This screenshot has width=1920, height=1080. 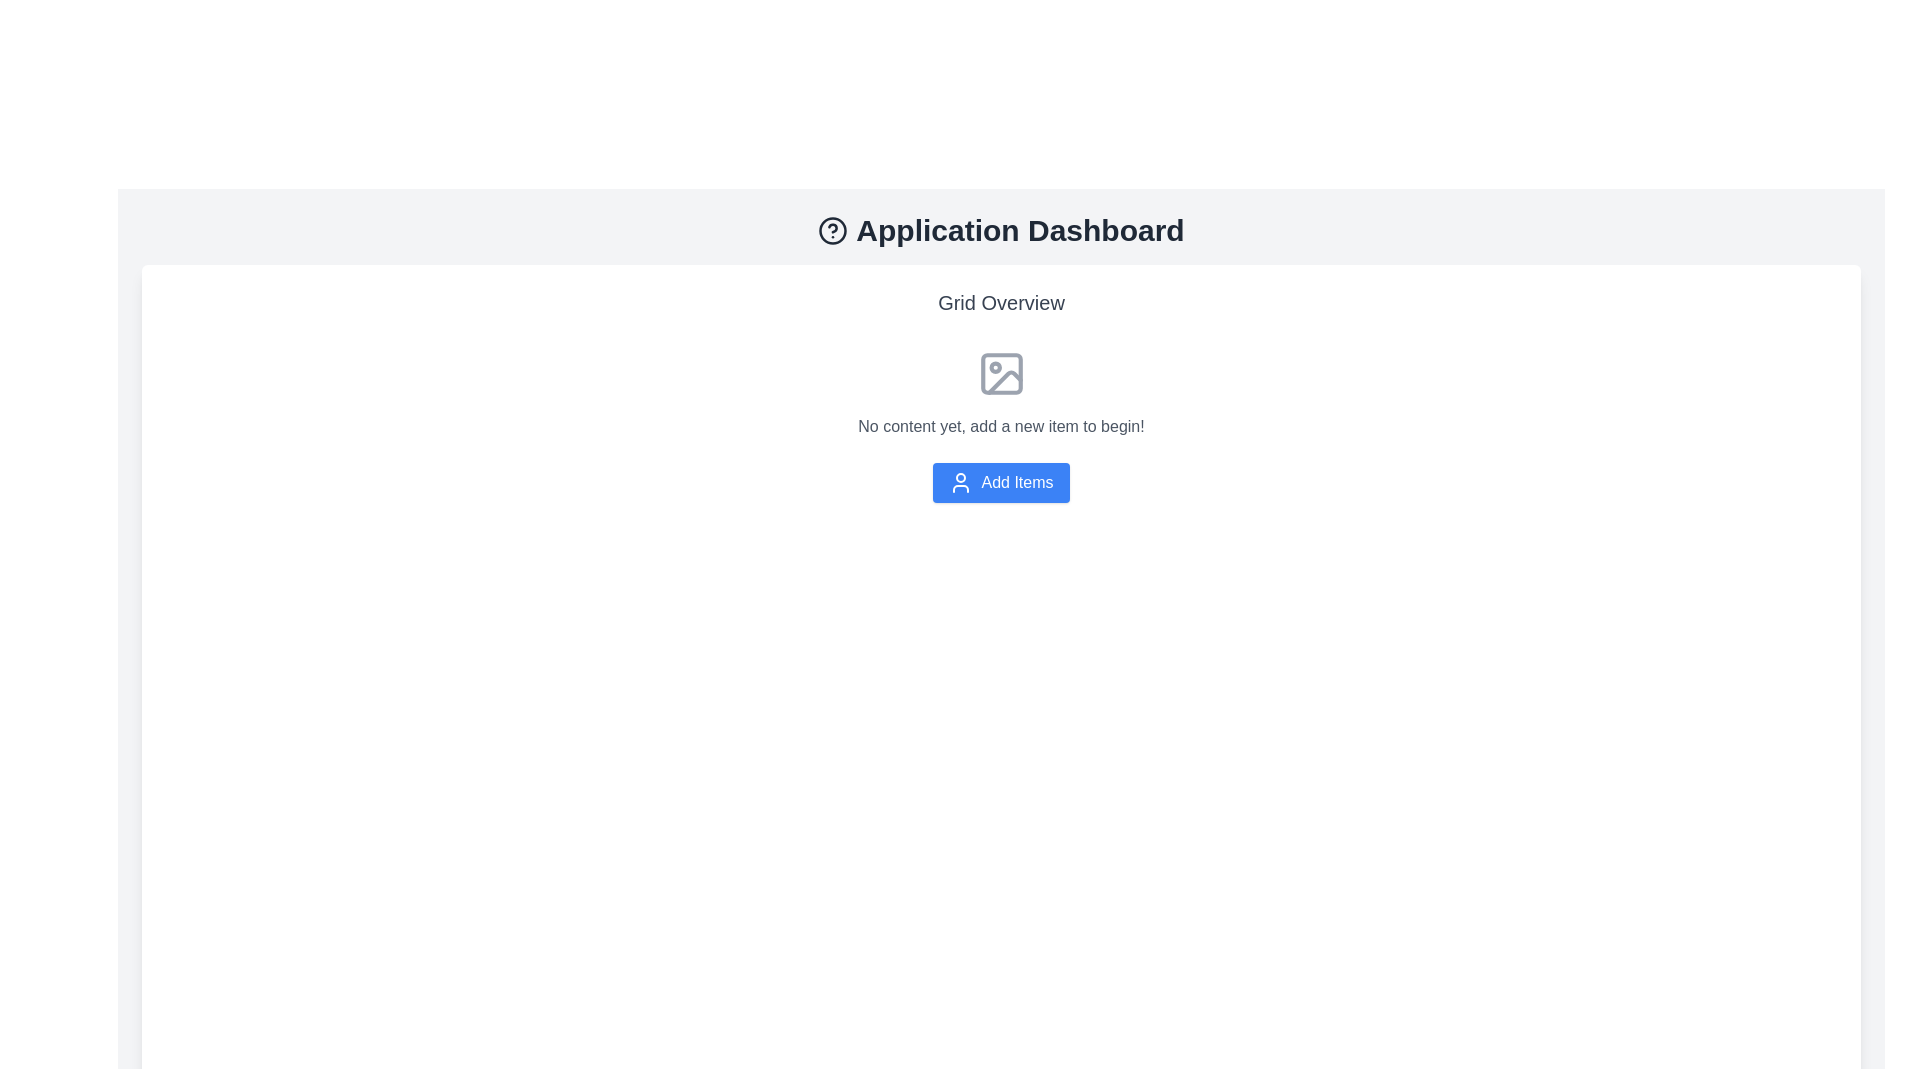 I want to click on the 'Grid Overview' text label, so click(x=1001, y=303).